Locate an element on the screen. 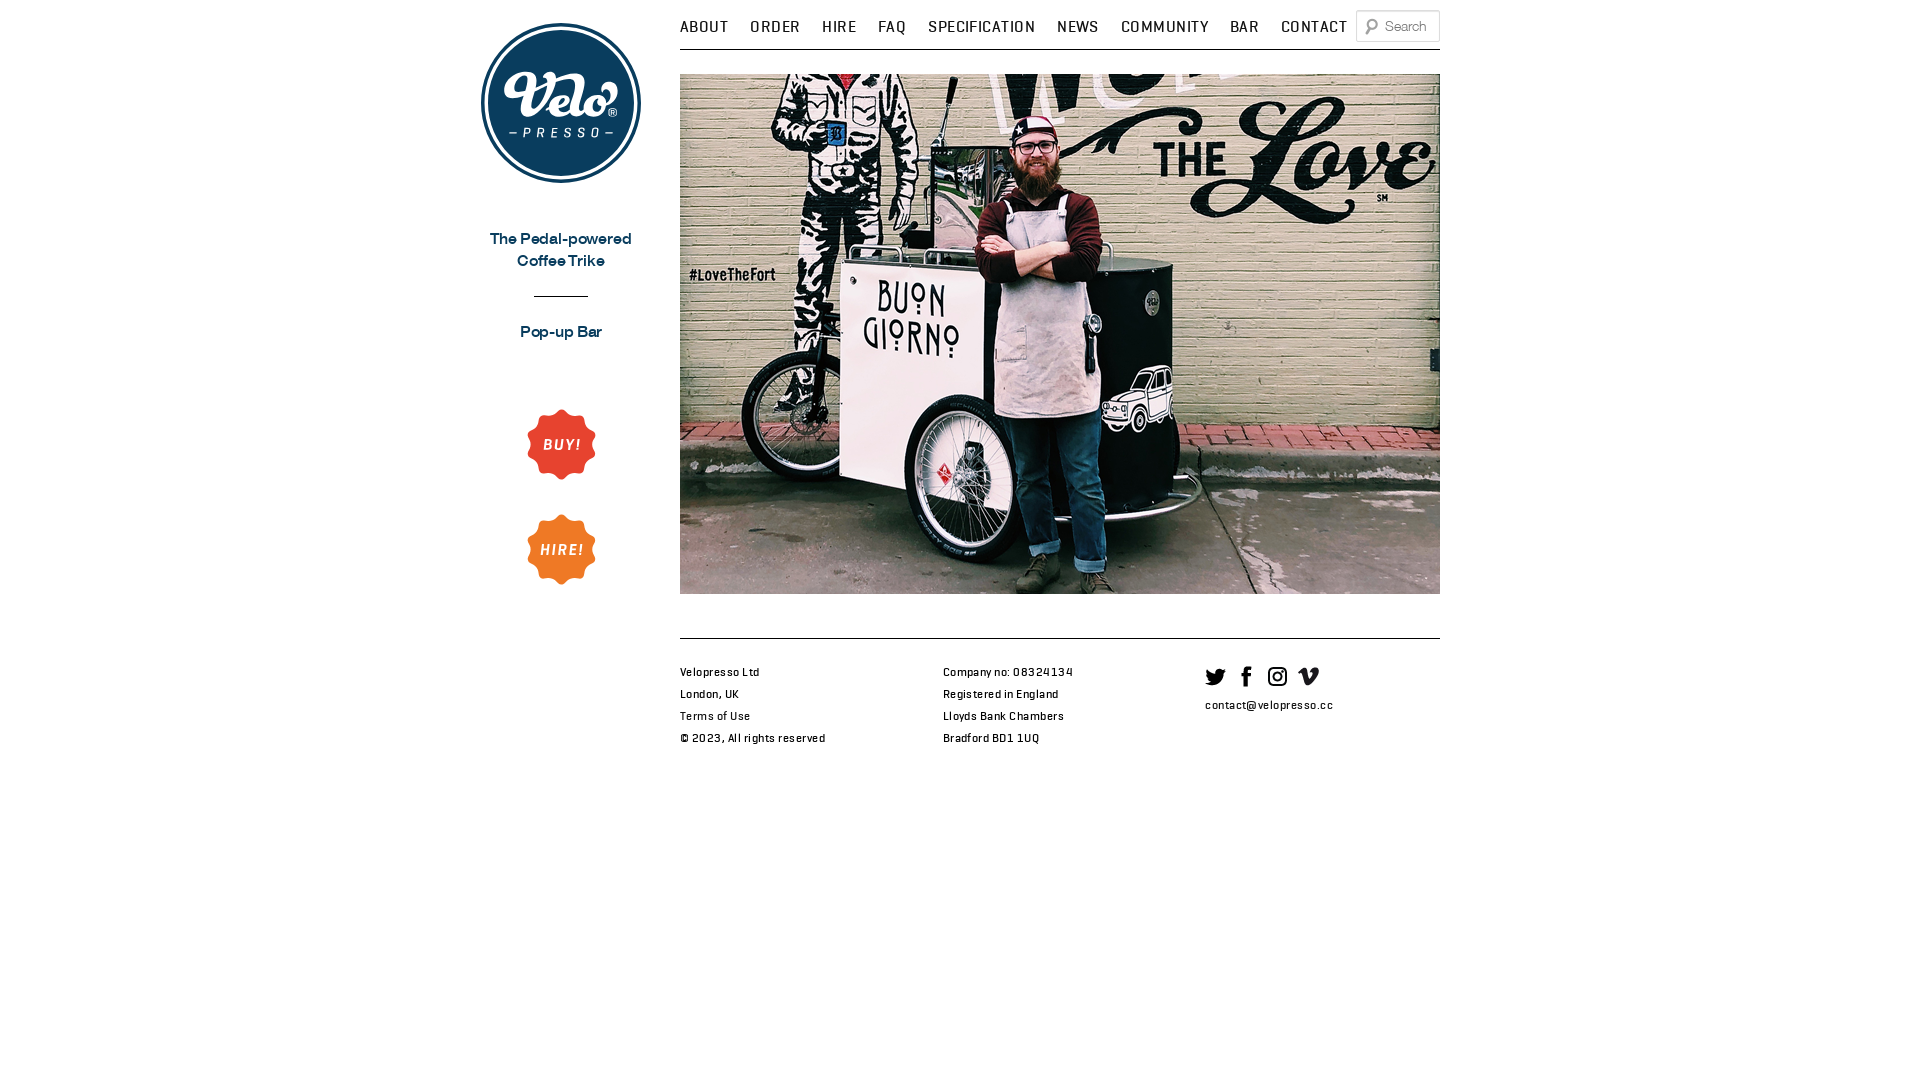 The image size is (1920, 1080). 'HIRE' is located at coordinates (848, 27).